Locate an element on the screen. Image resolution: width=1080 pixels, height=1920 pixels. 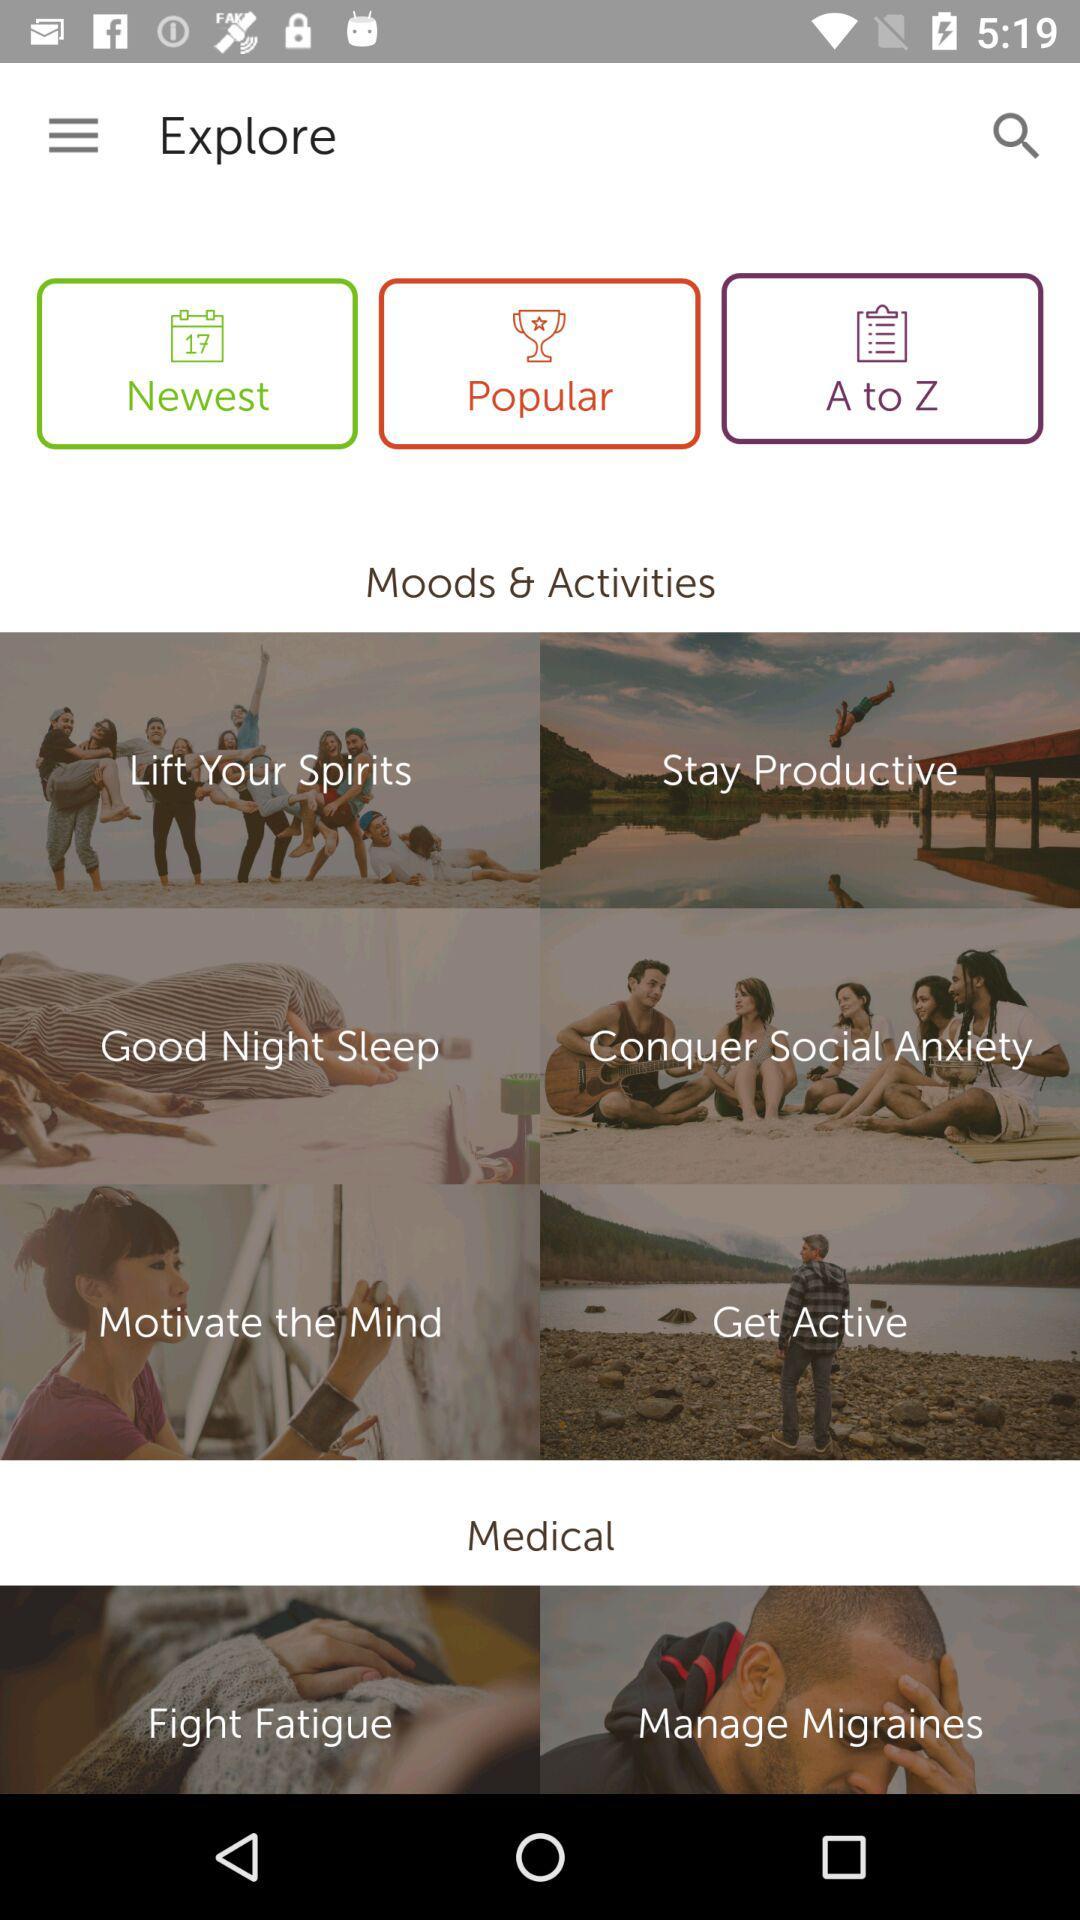
item to the left of explore app is located at coordinates (72, 135).